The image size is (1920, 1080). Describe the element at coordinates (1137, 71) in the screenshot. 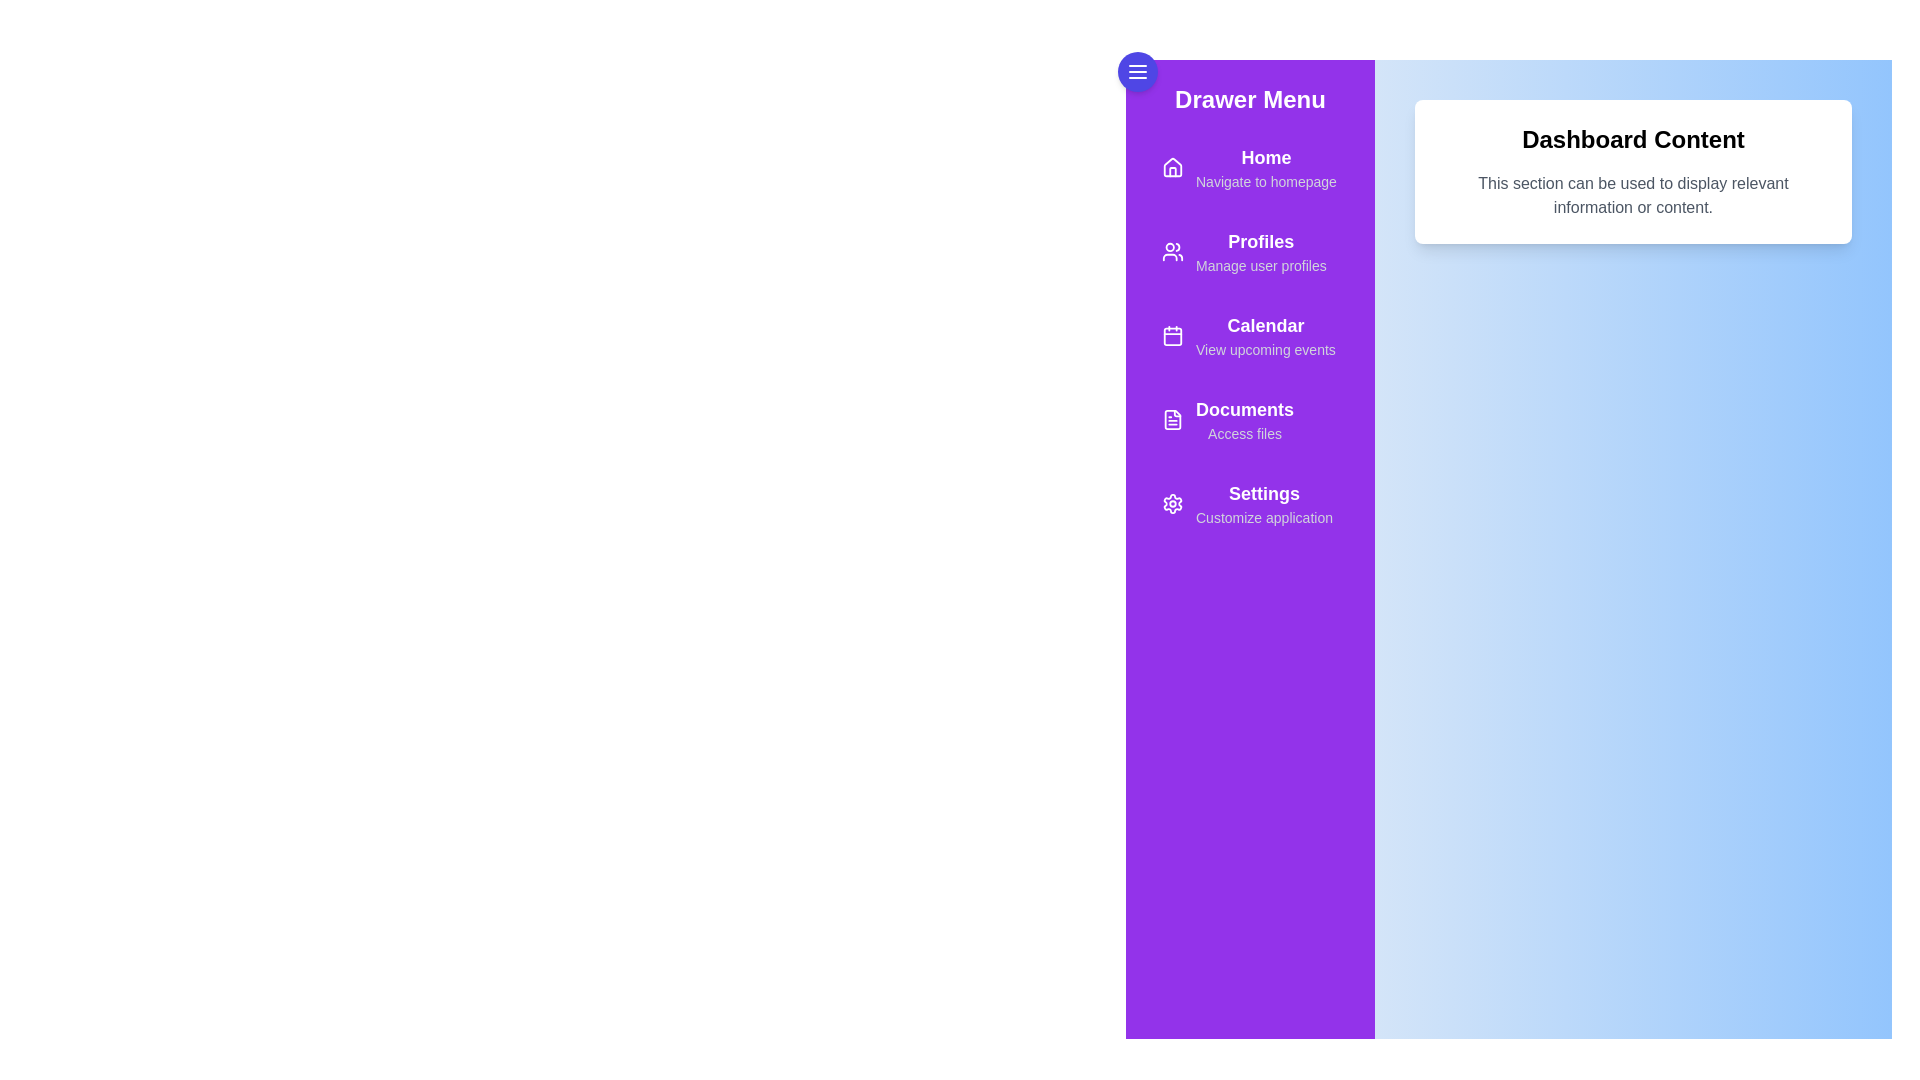

I see `the toggle button to toggle the drawer visibility` at that location.